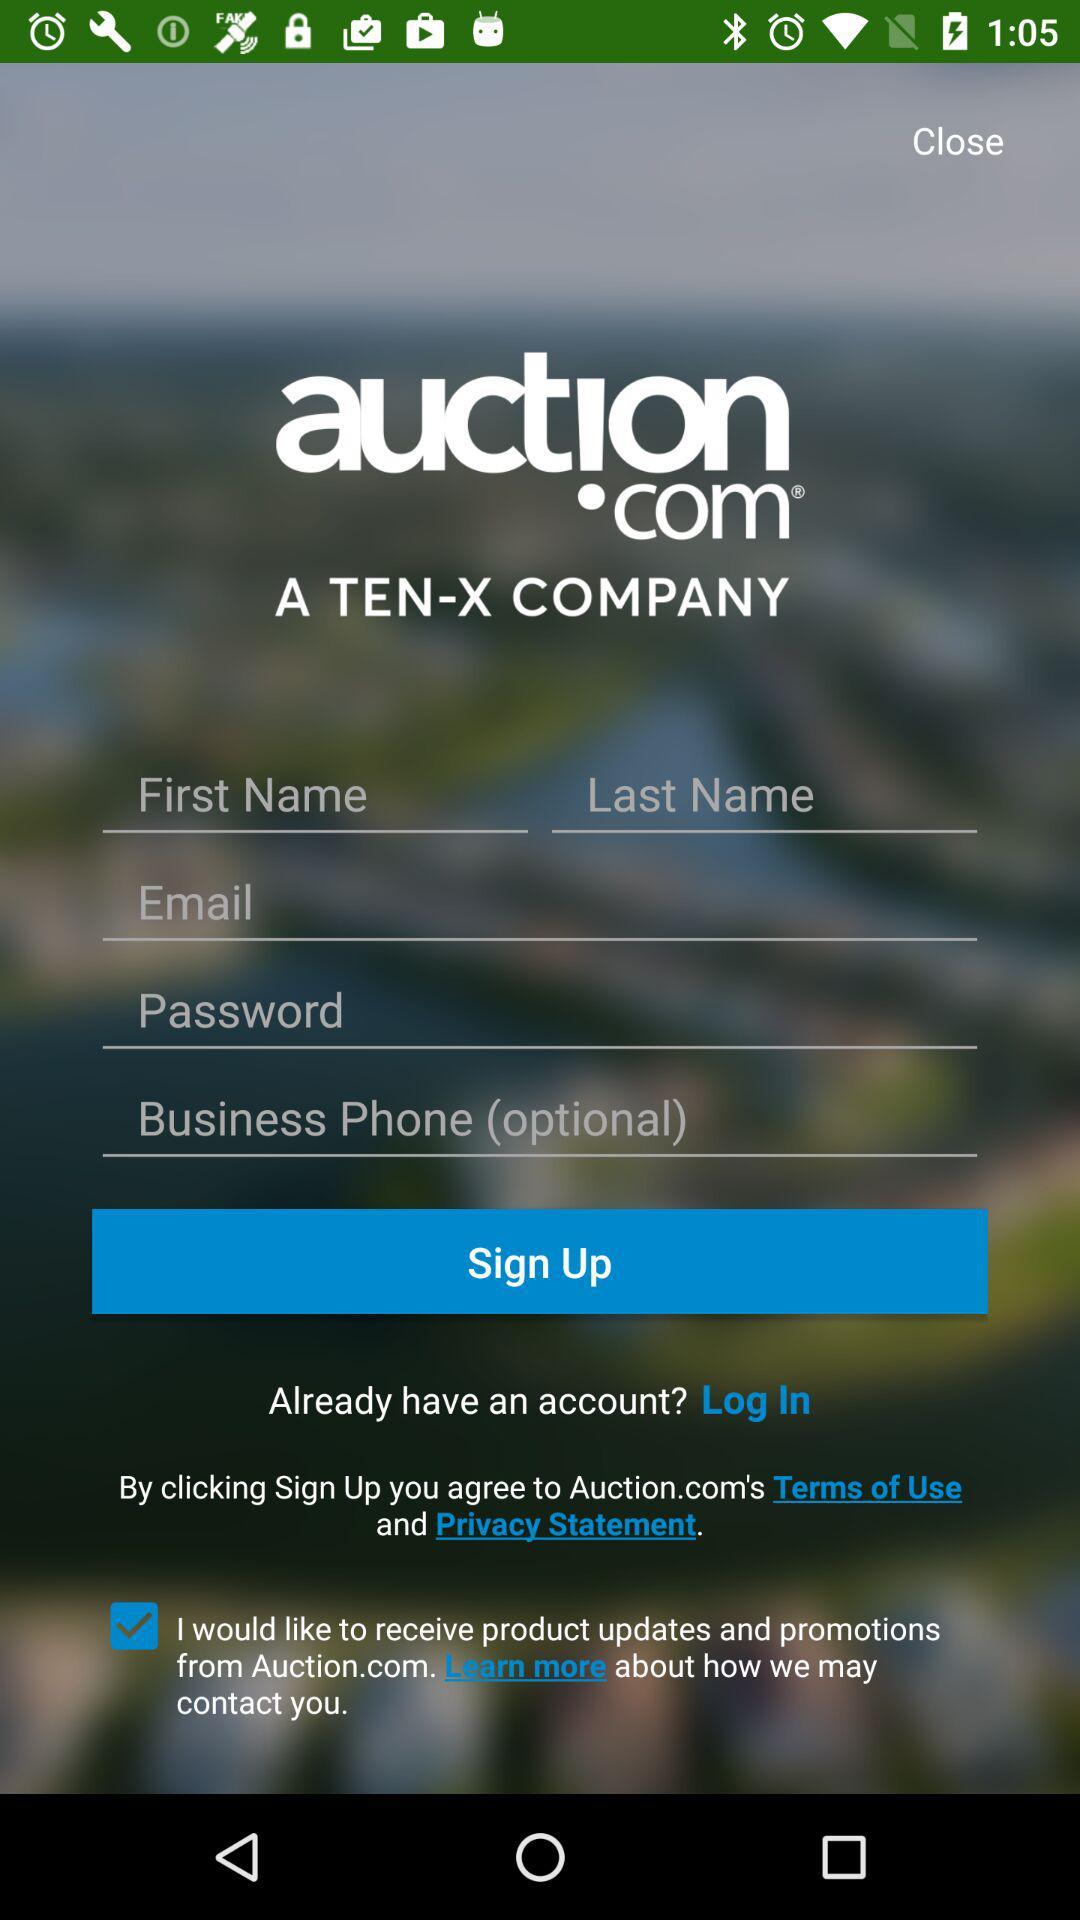  I want to click on last name, so click(764, 801).